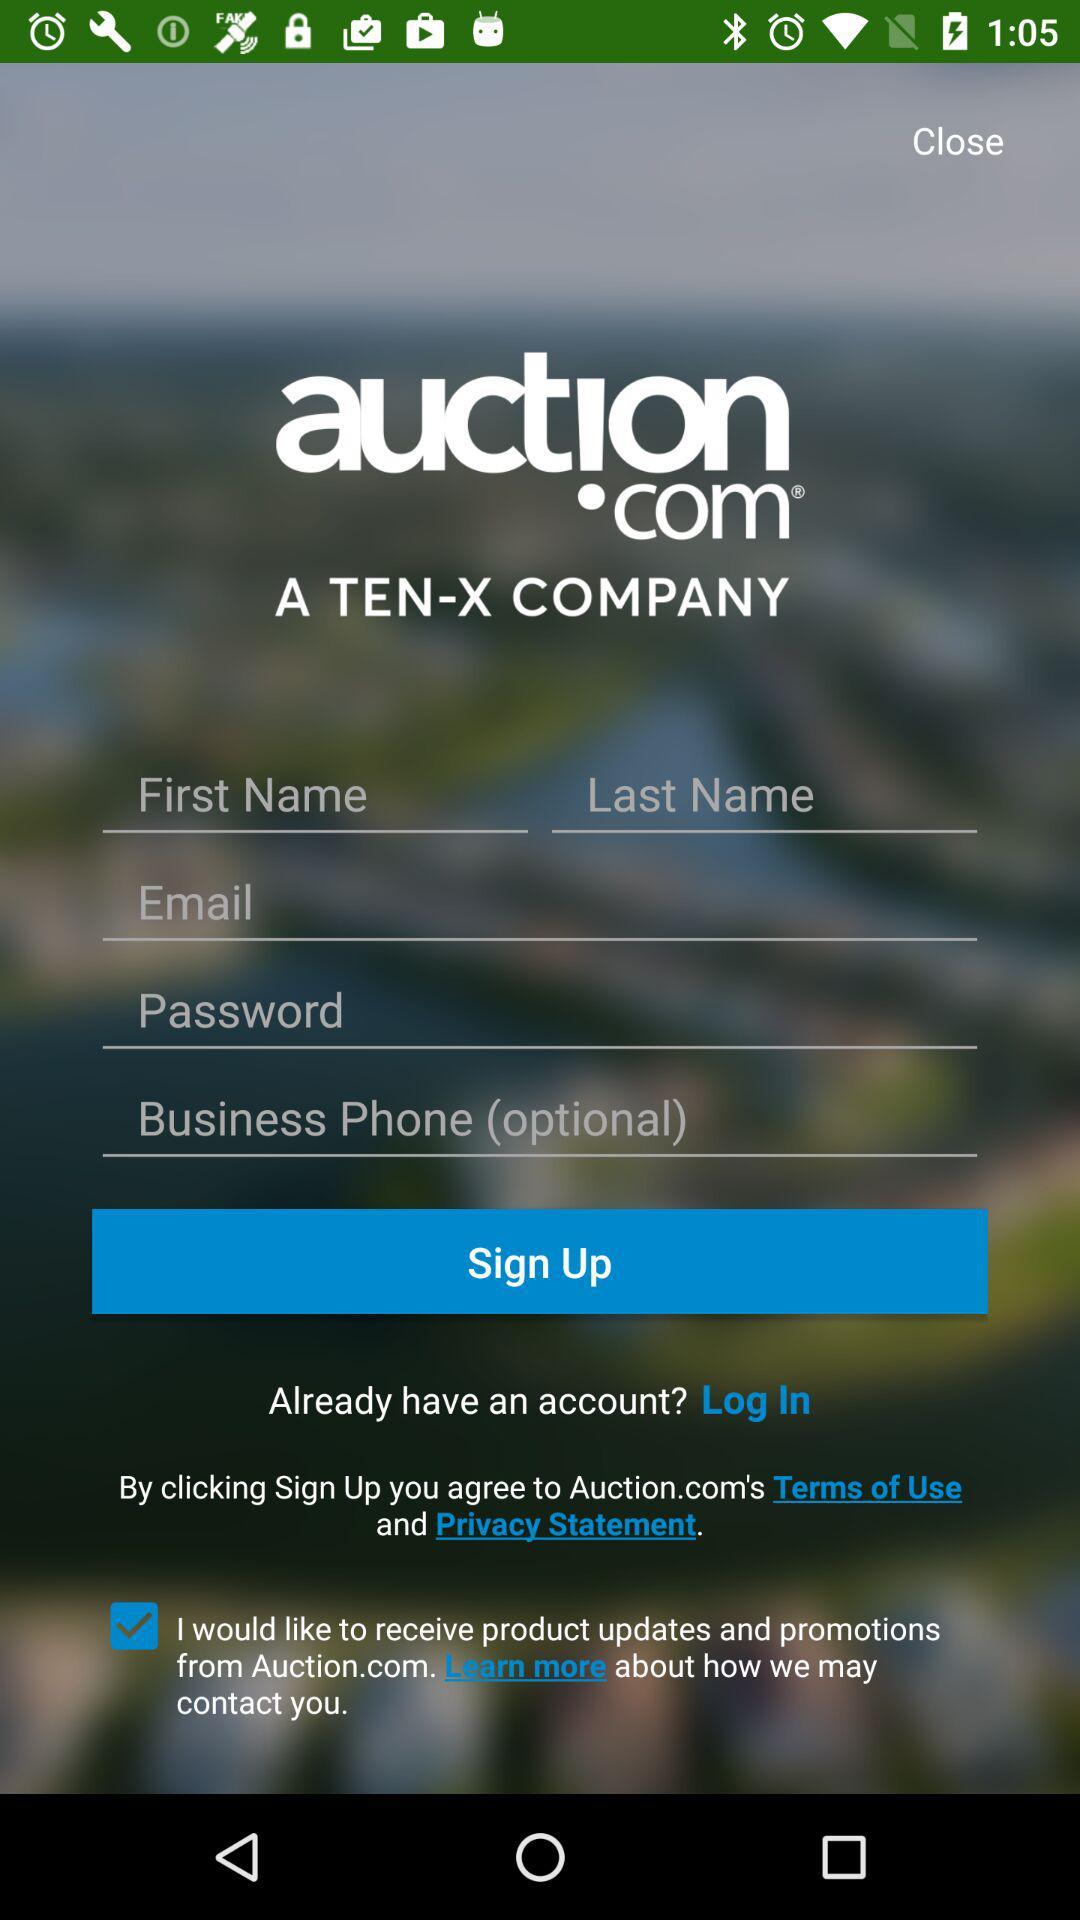  I want to click on last name, so click(764, 801).